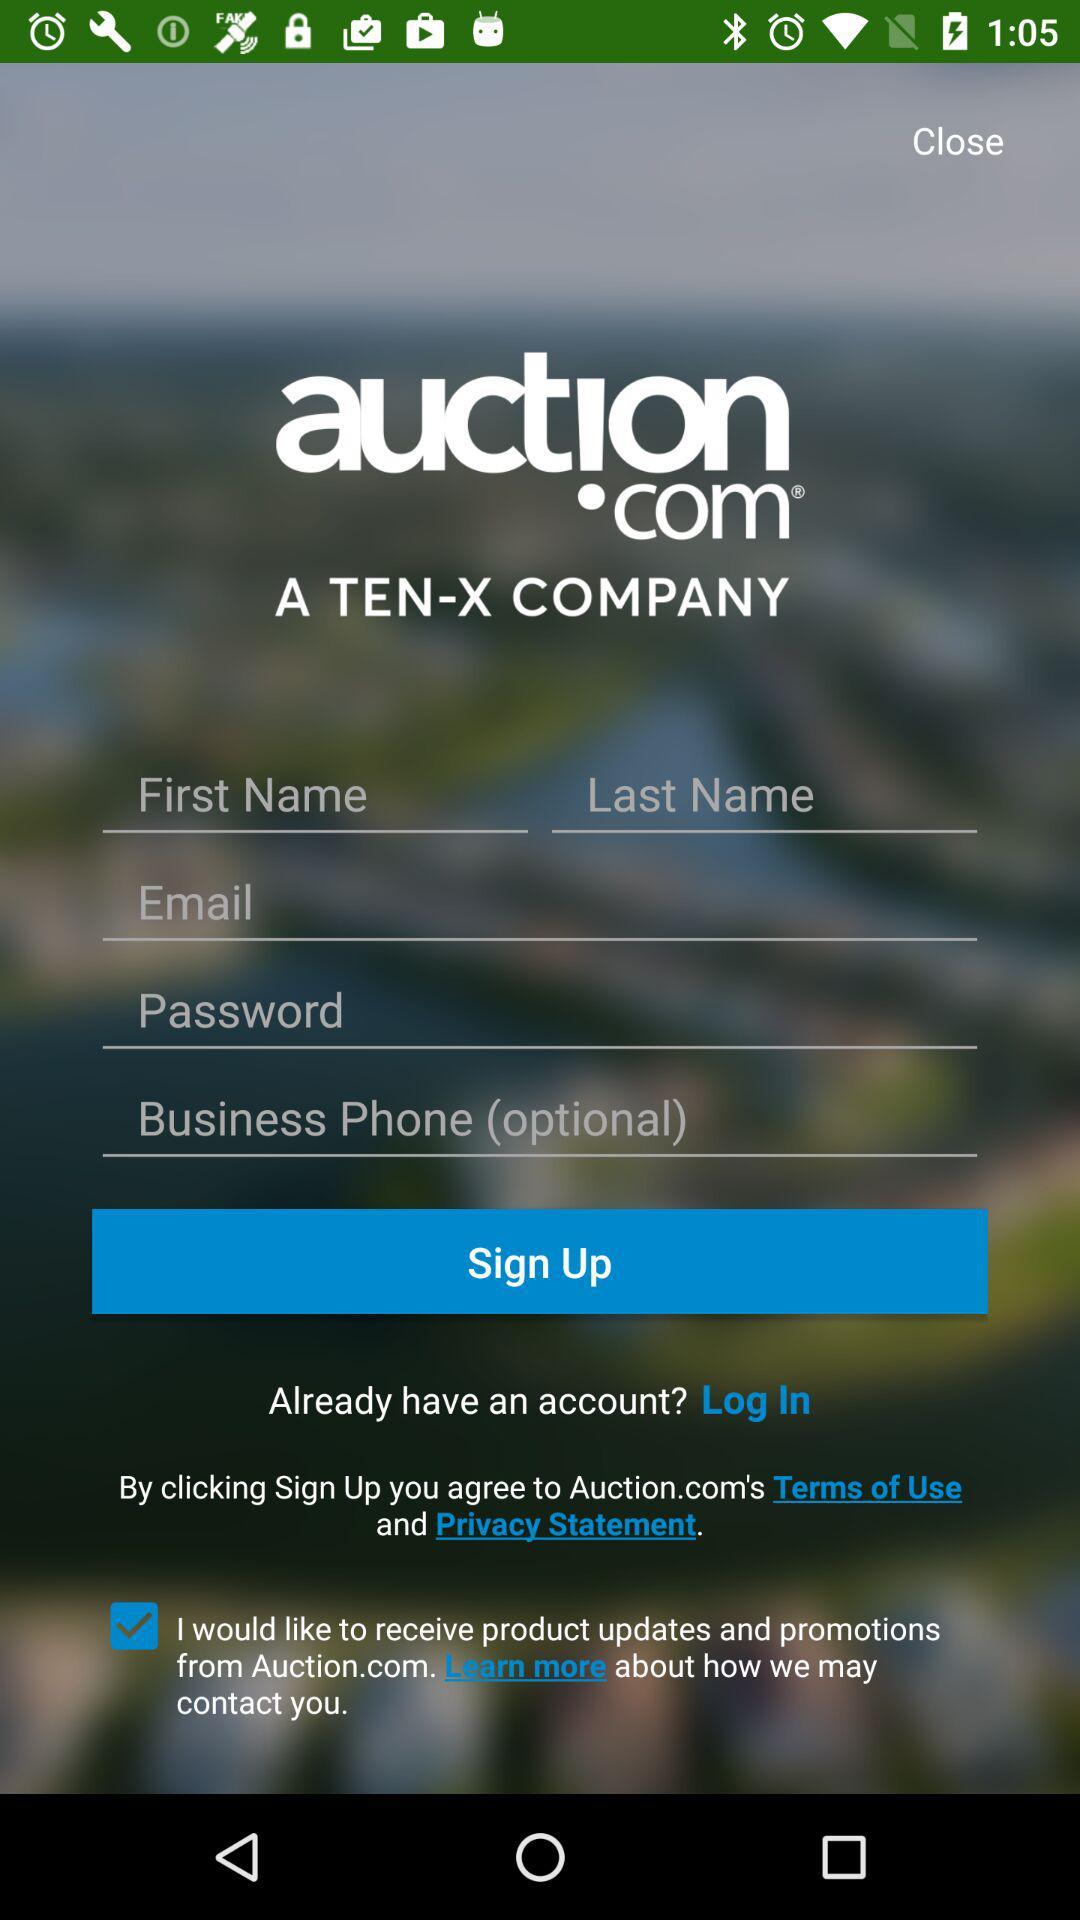  I want to click on last name, so click(764, 801).